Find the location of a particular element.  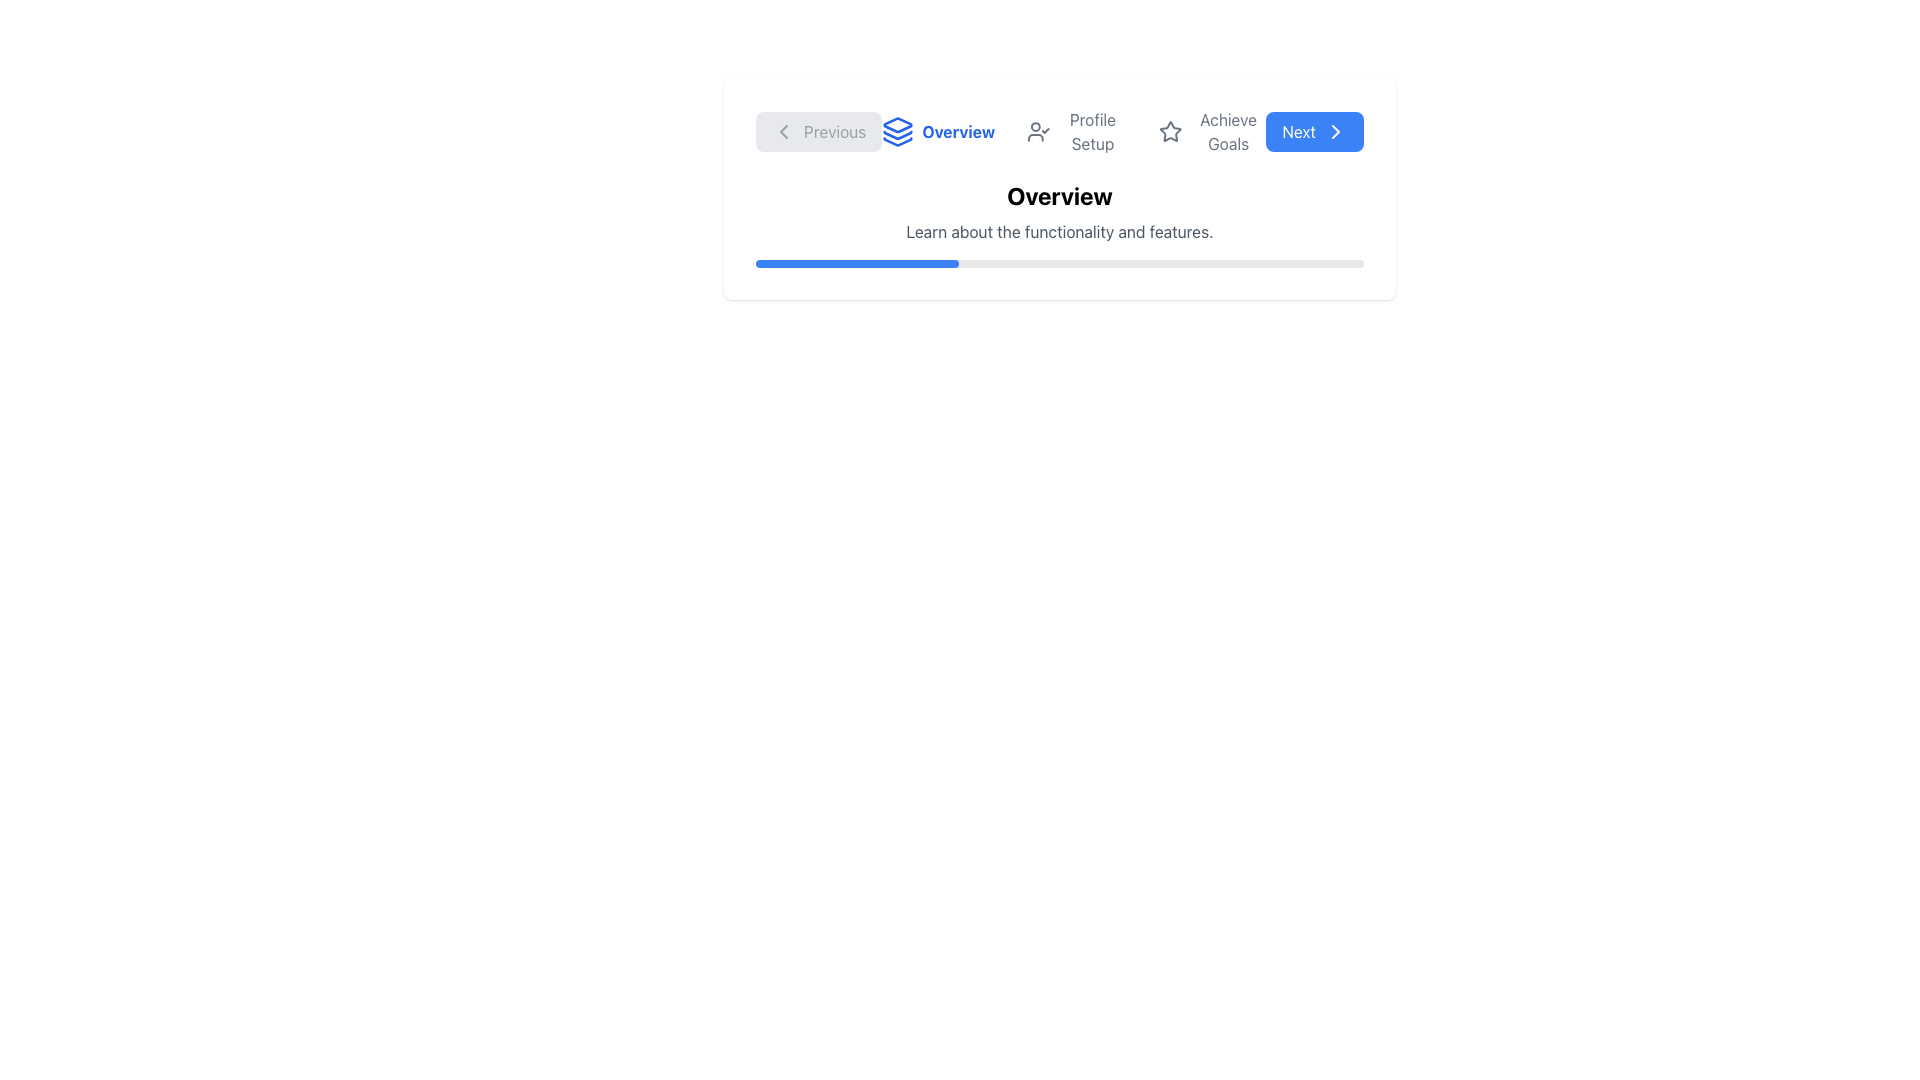

the 'Overview' navigation element, which is a text label with an icon located at the leftmost side of the navigation bar, preceding 'Profile Setup' and 'Achieve Goals' is located at coordinates (937, 131).